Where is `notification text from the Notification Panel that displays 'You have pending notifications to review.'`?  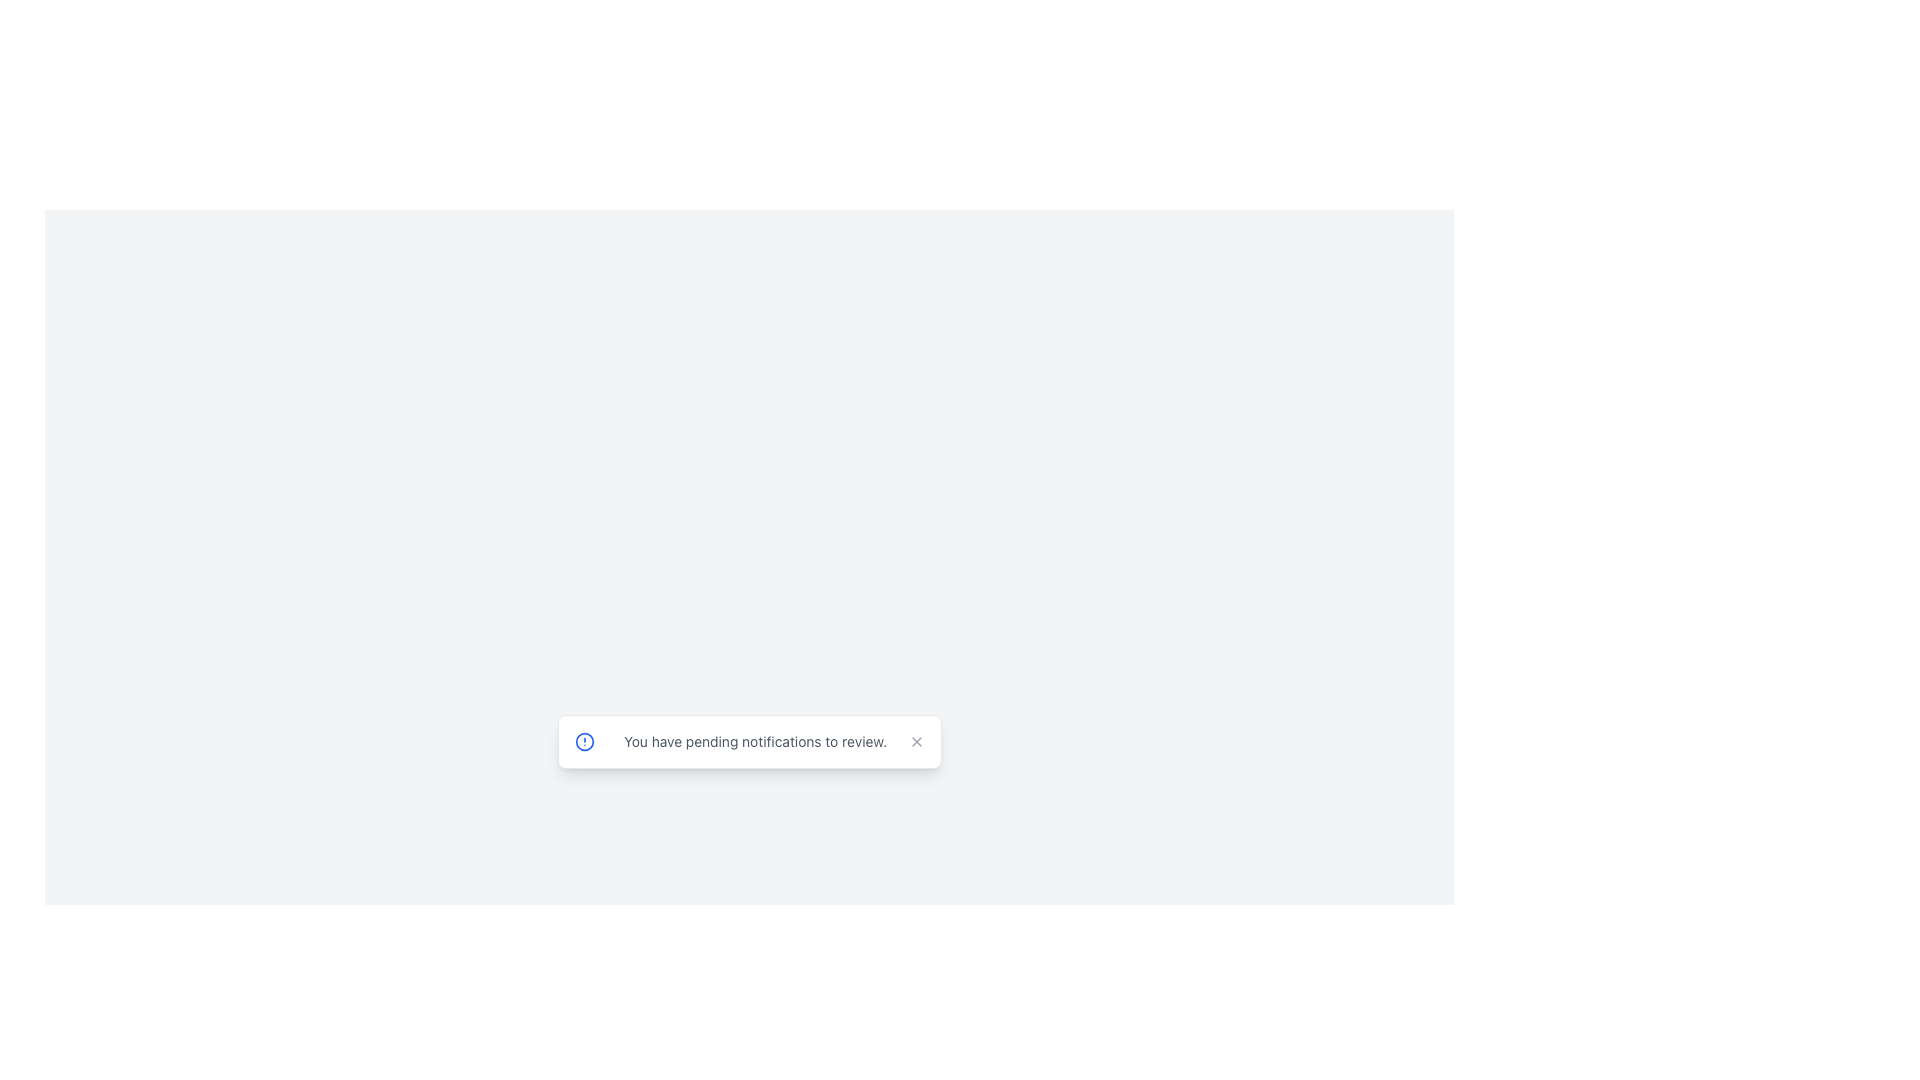 notification text from the Notification Panel that displays 'You have pending notifications to review.' is located at coordinates (748, 749).